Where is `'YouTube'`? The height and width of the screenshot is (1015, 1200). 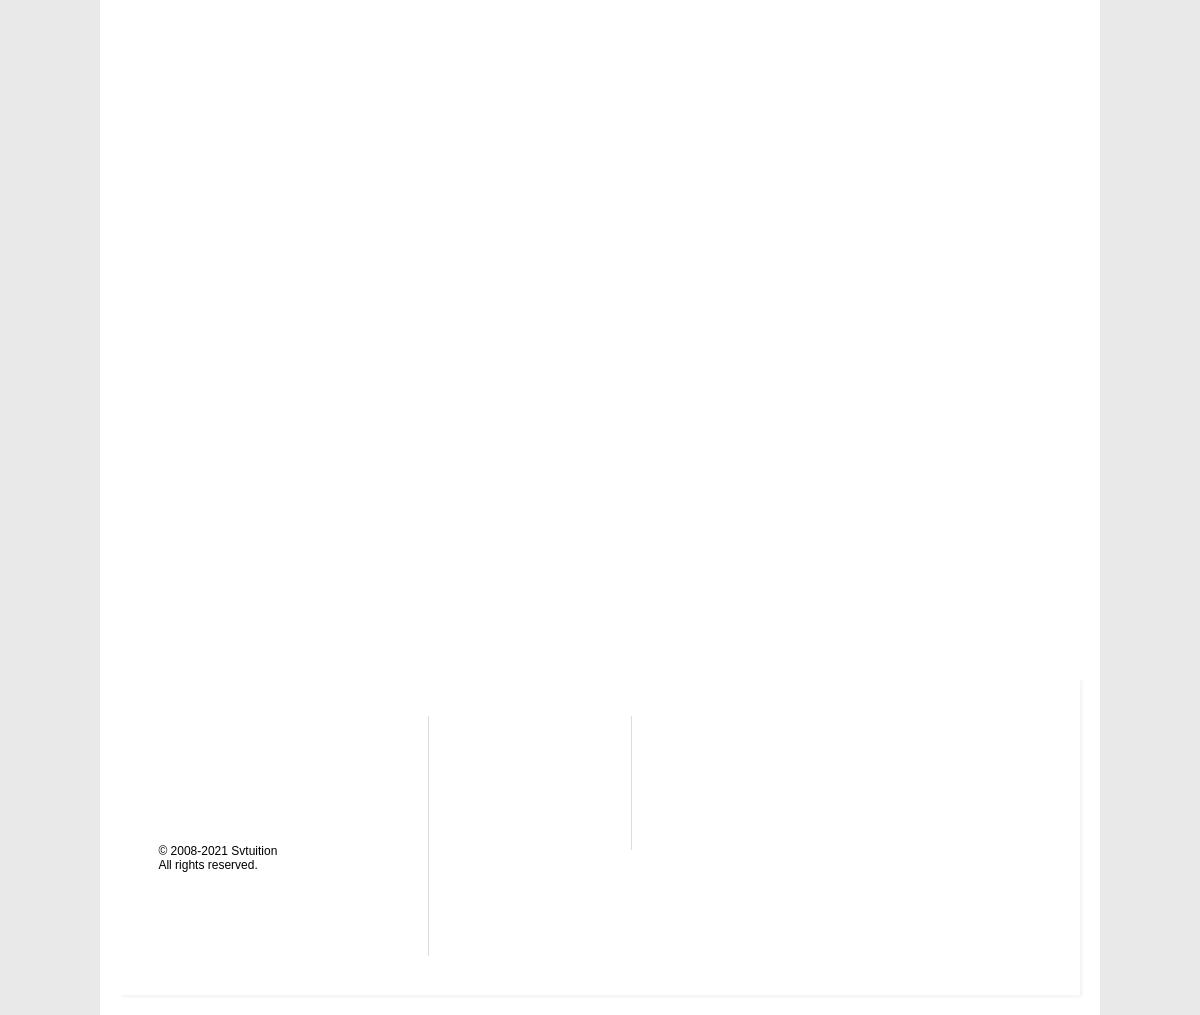
'YouTube' is located at coordinates (690, 830).